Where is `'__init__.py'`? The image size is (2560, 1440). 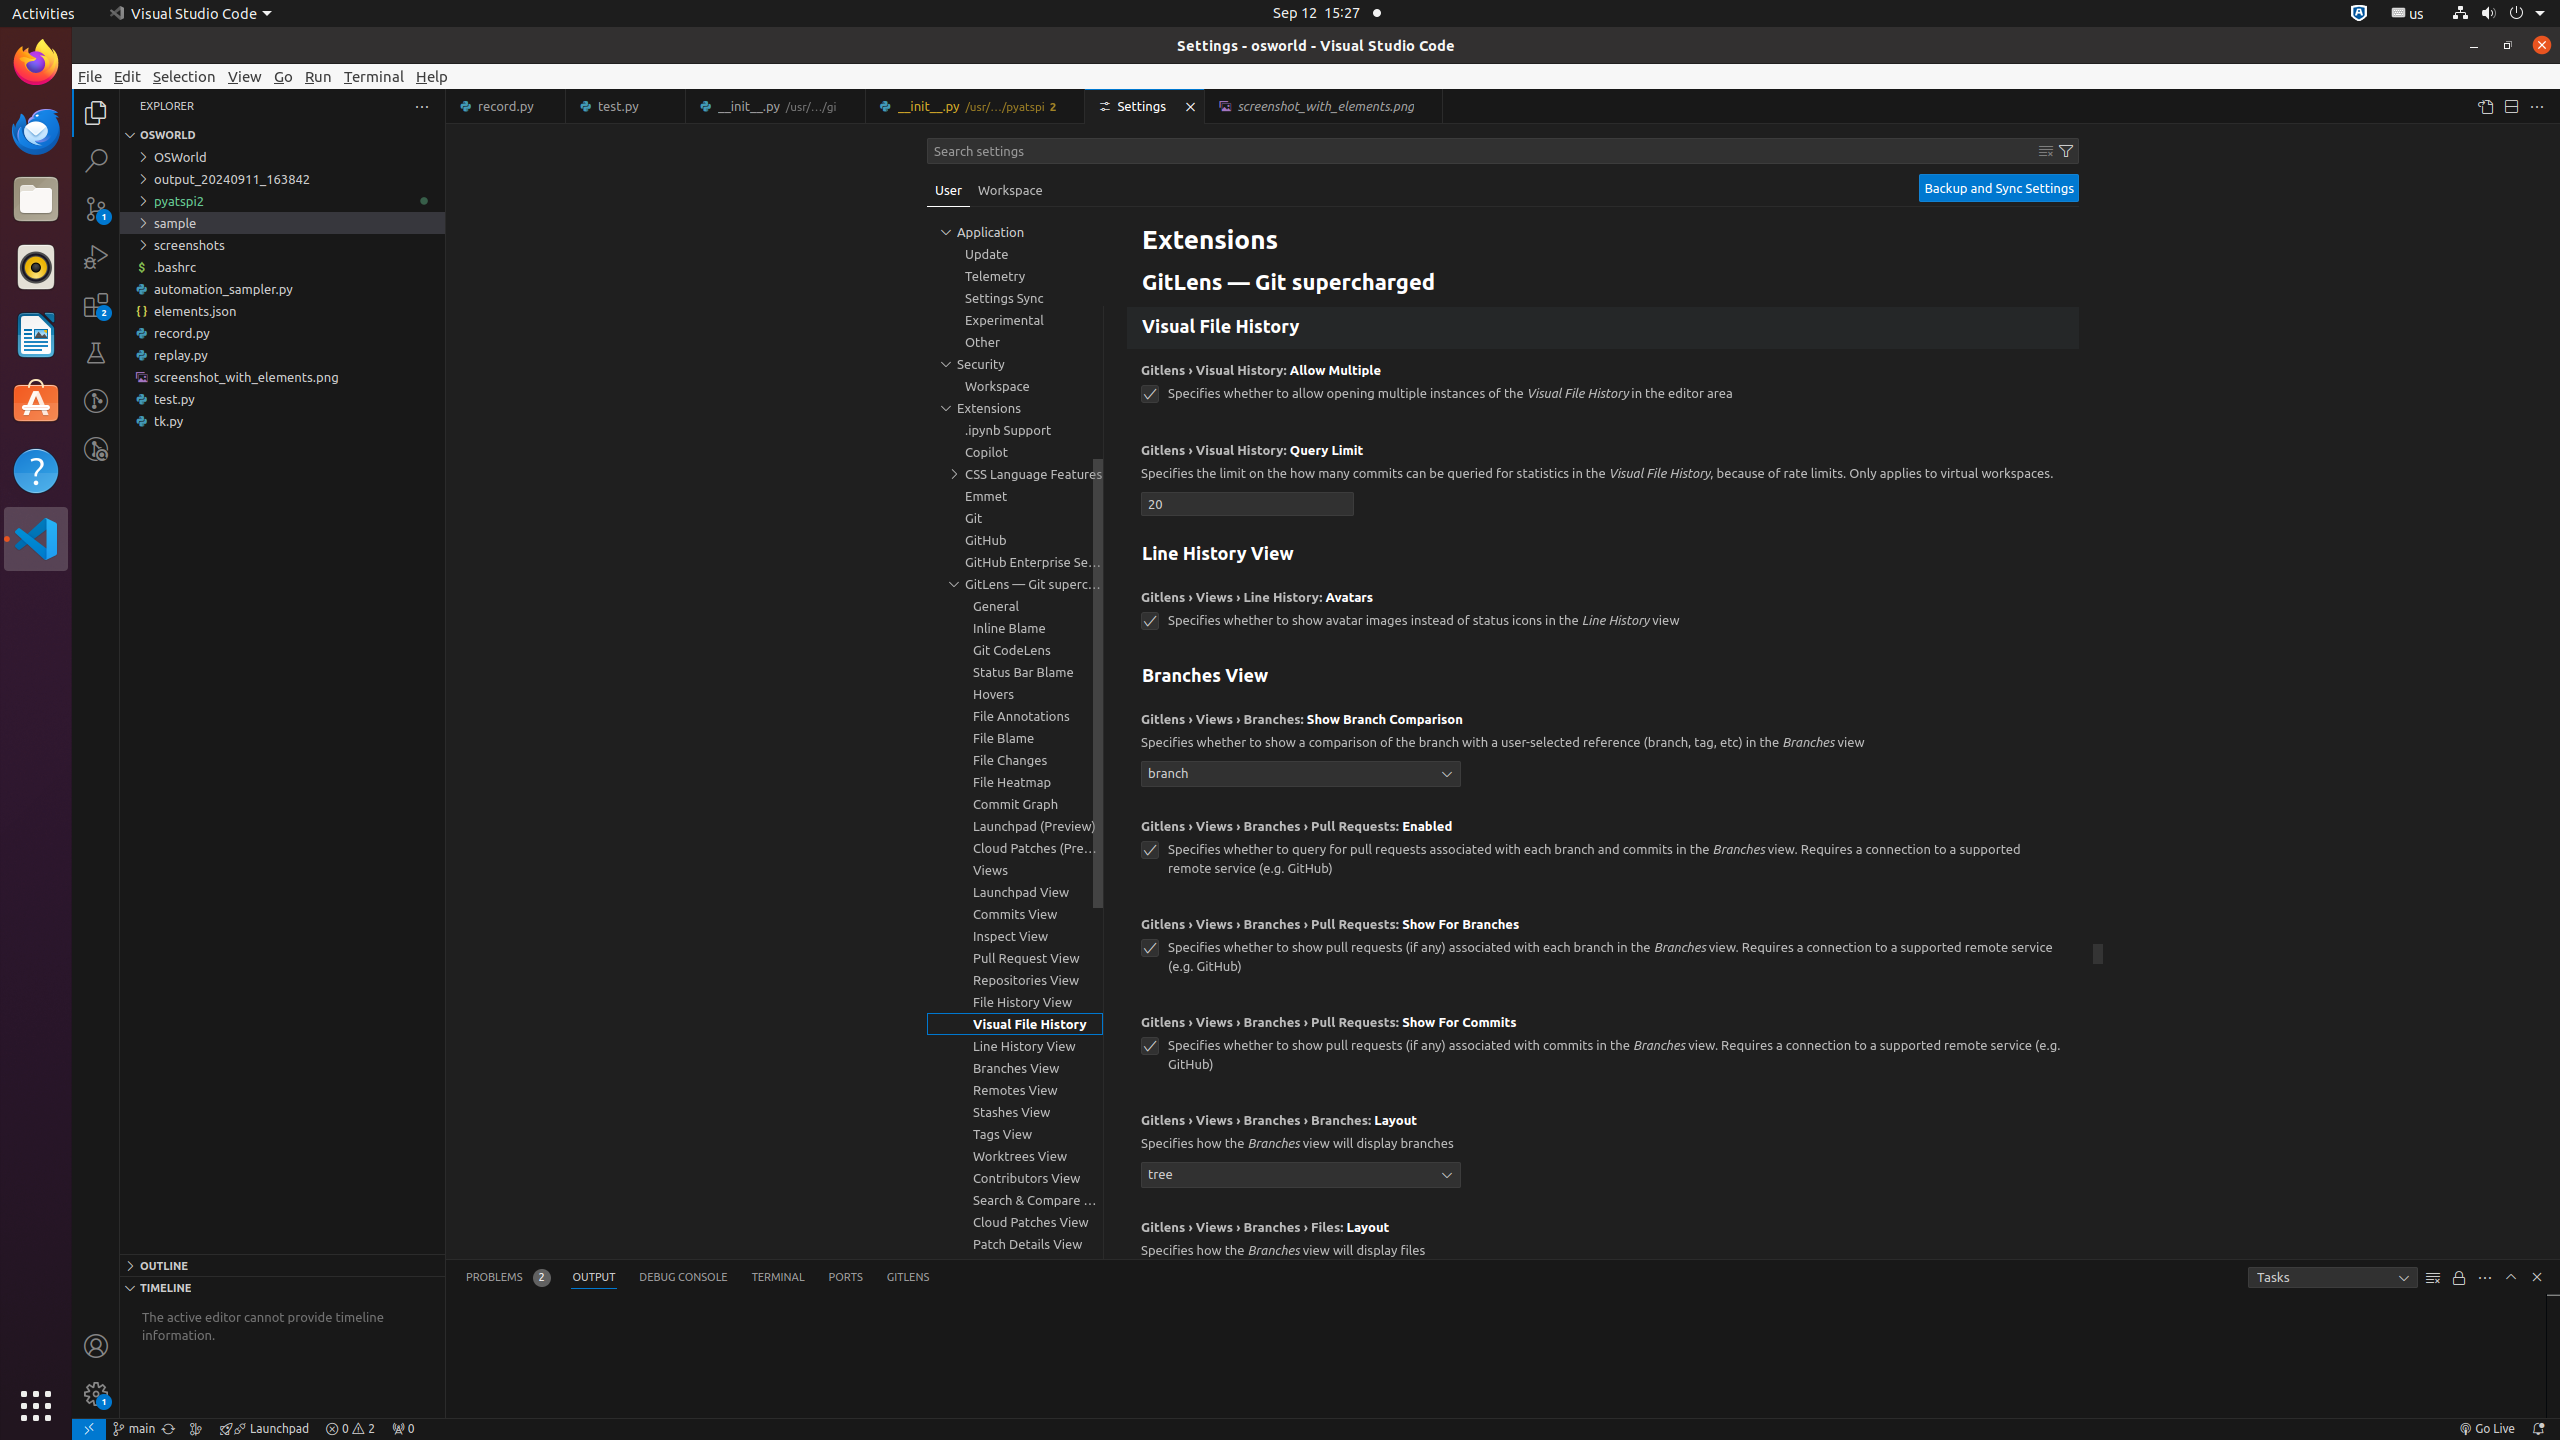 '__init__.py' is located at coordinates (974, 106).